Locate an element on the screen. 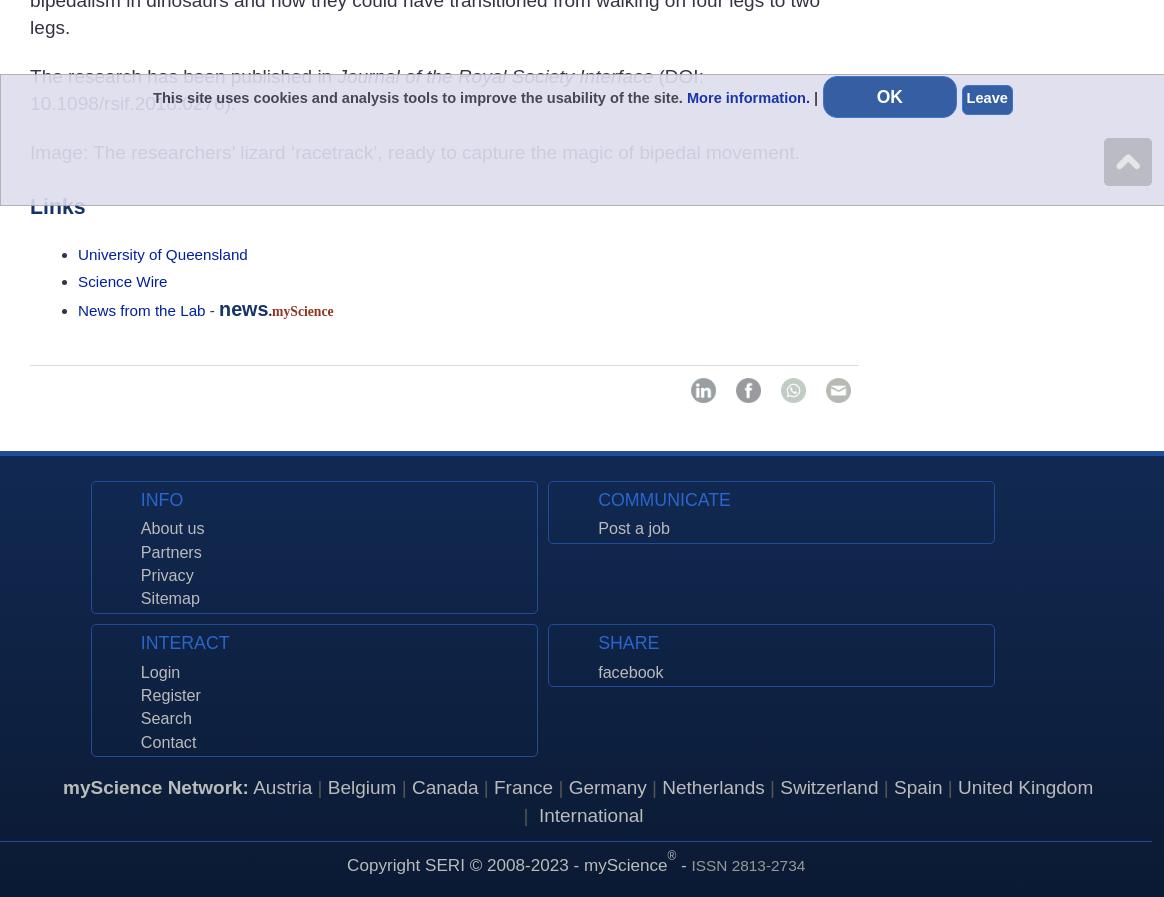 The width and height of the screenshot is (1164, 897). 'About us' is located at coordinates (140, 527).